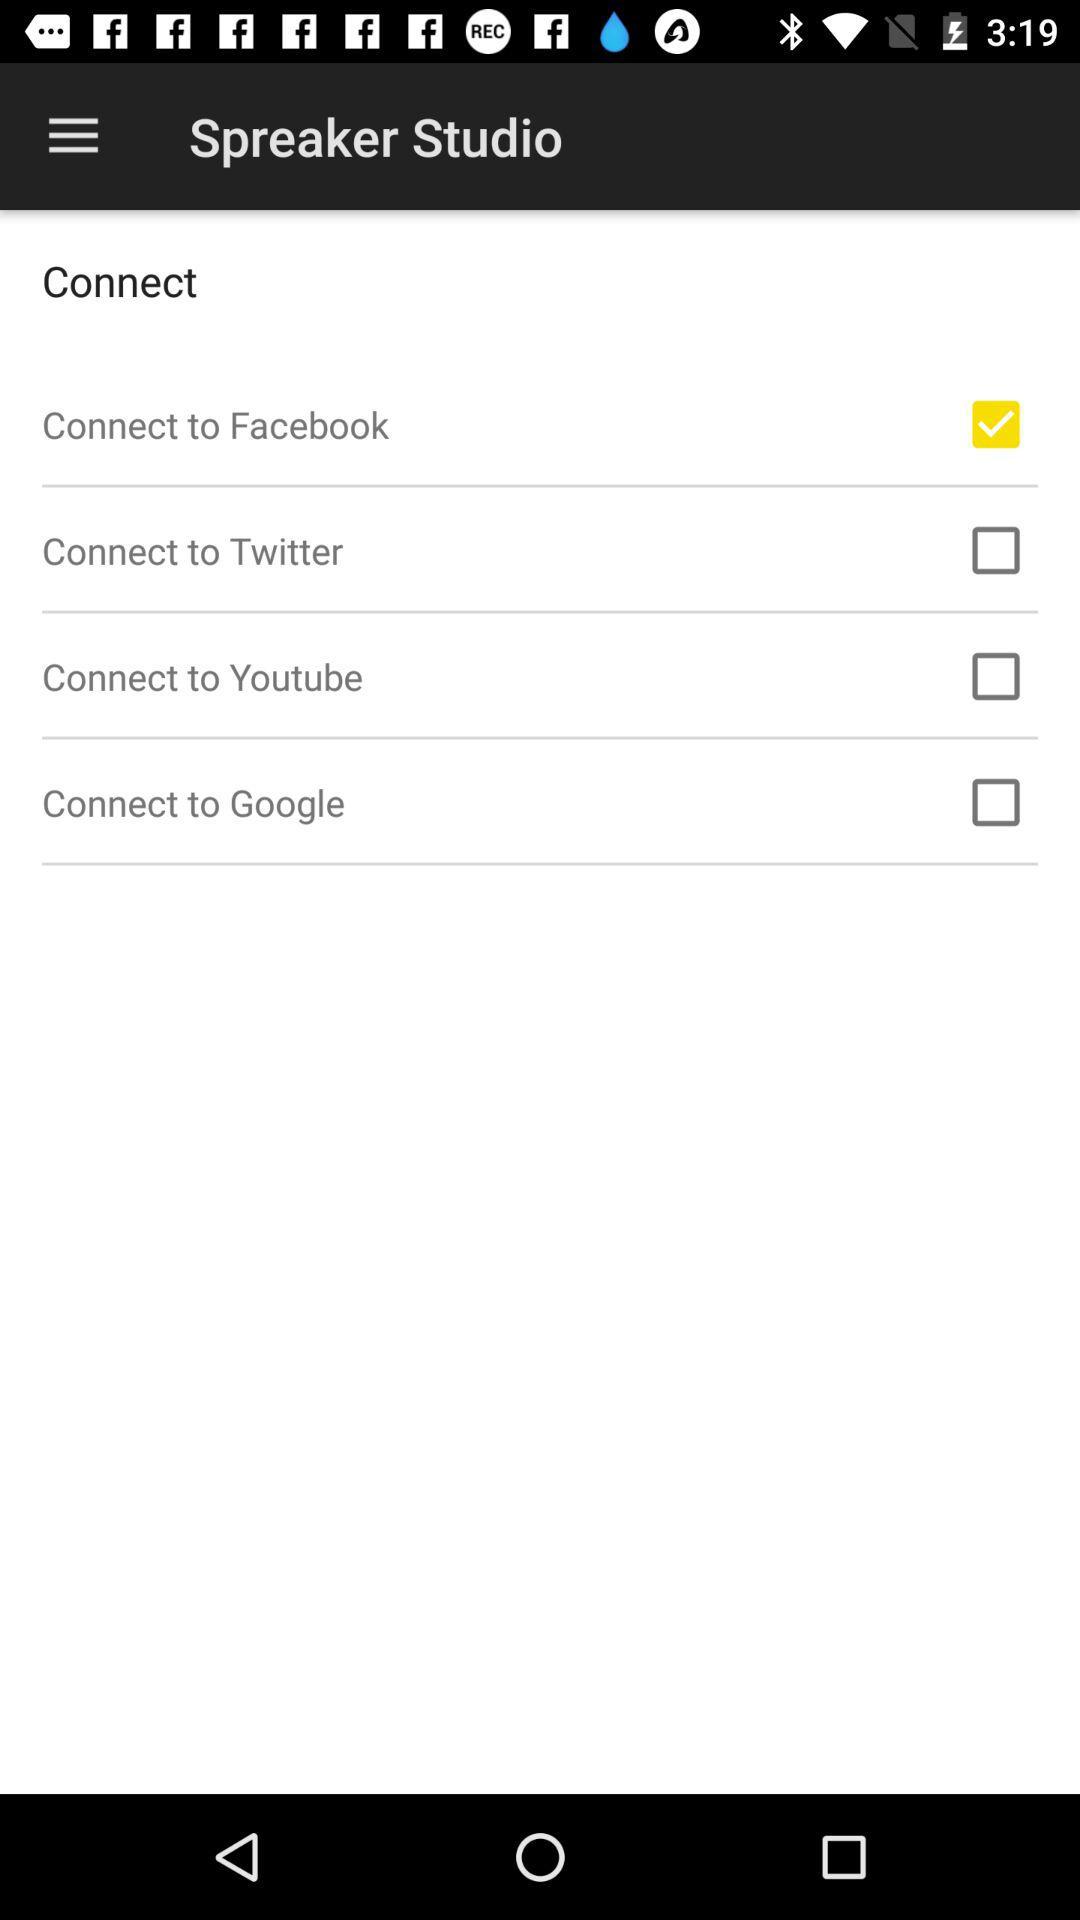 This screenshot has height=1920, width=1080. I want to click on disconnect from facebook, so click(995, 423).